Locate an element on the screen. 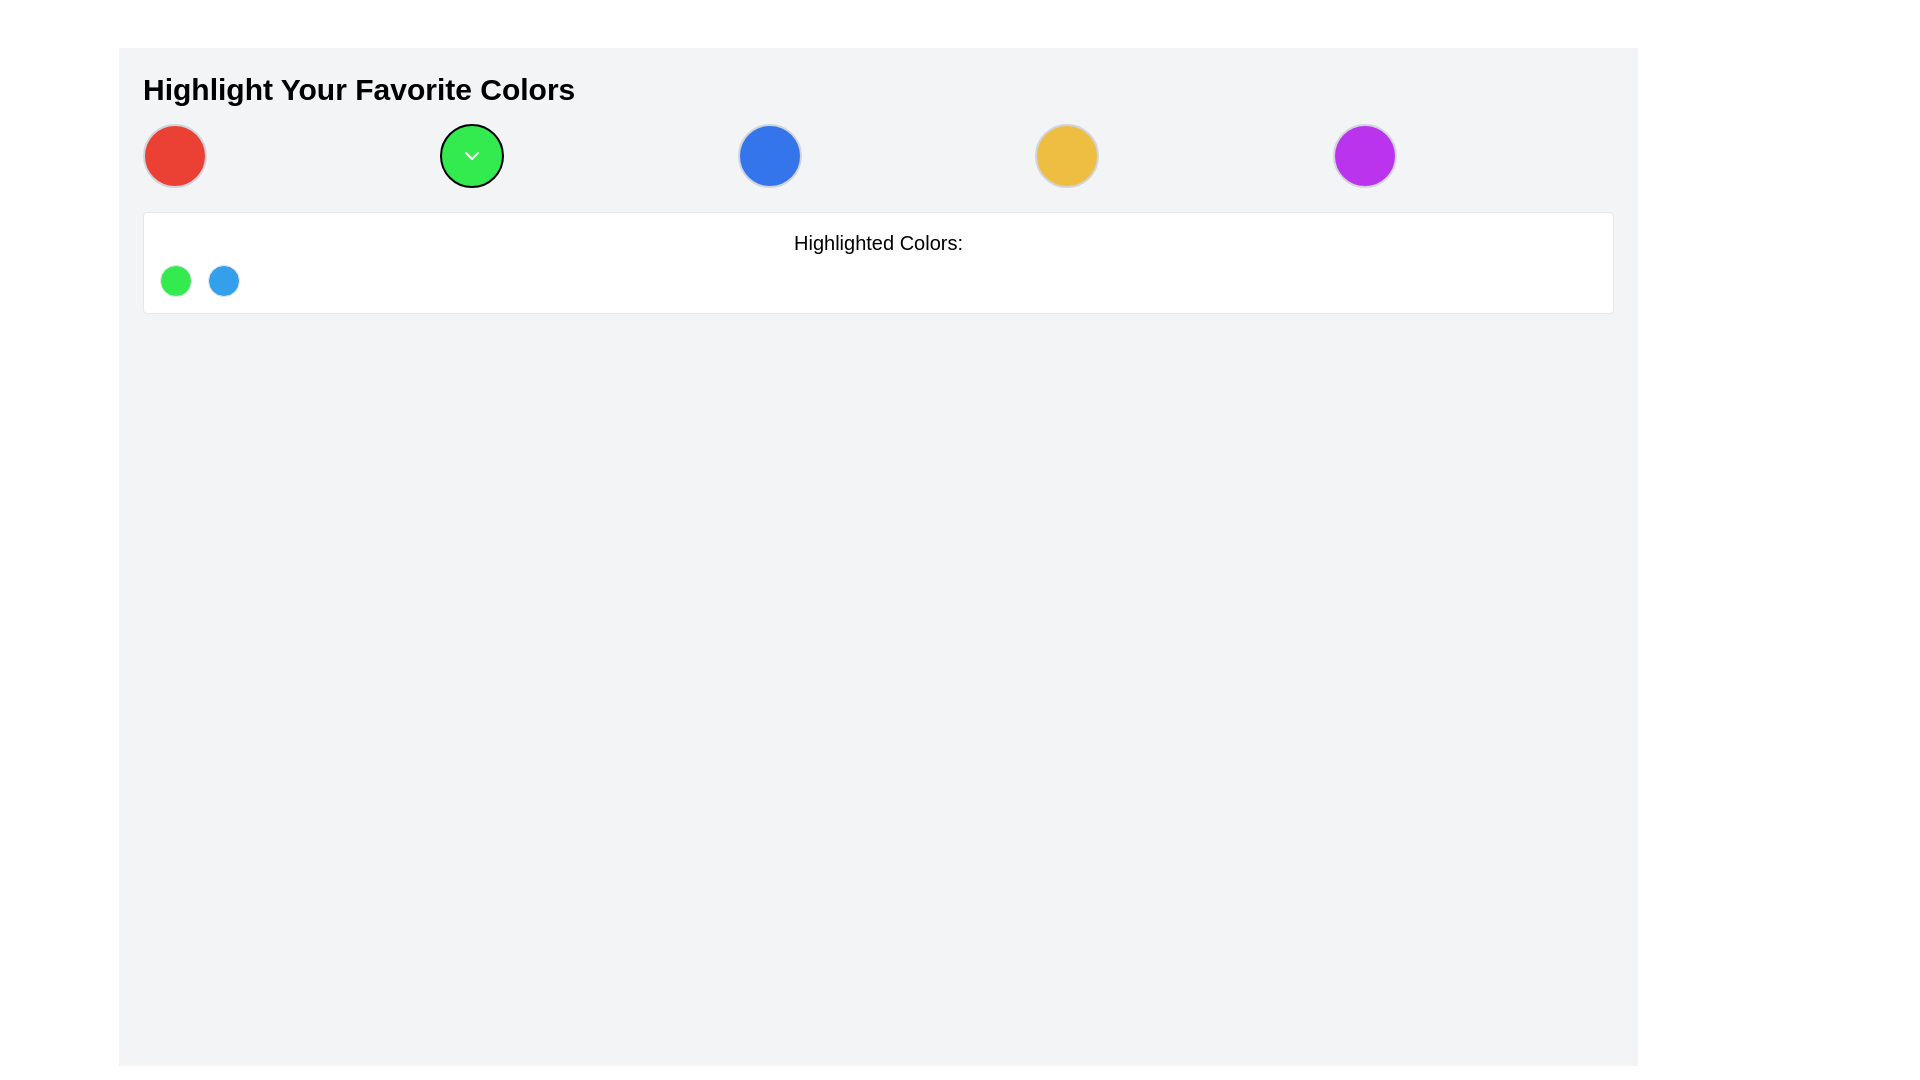 This screenshot has height=1080, width=1920. the fourth circular selectable color option button located in the center-right of the row is located at coordinates (1066, 154).